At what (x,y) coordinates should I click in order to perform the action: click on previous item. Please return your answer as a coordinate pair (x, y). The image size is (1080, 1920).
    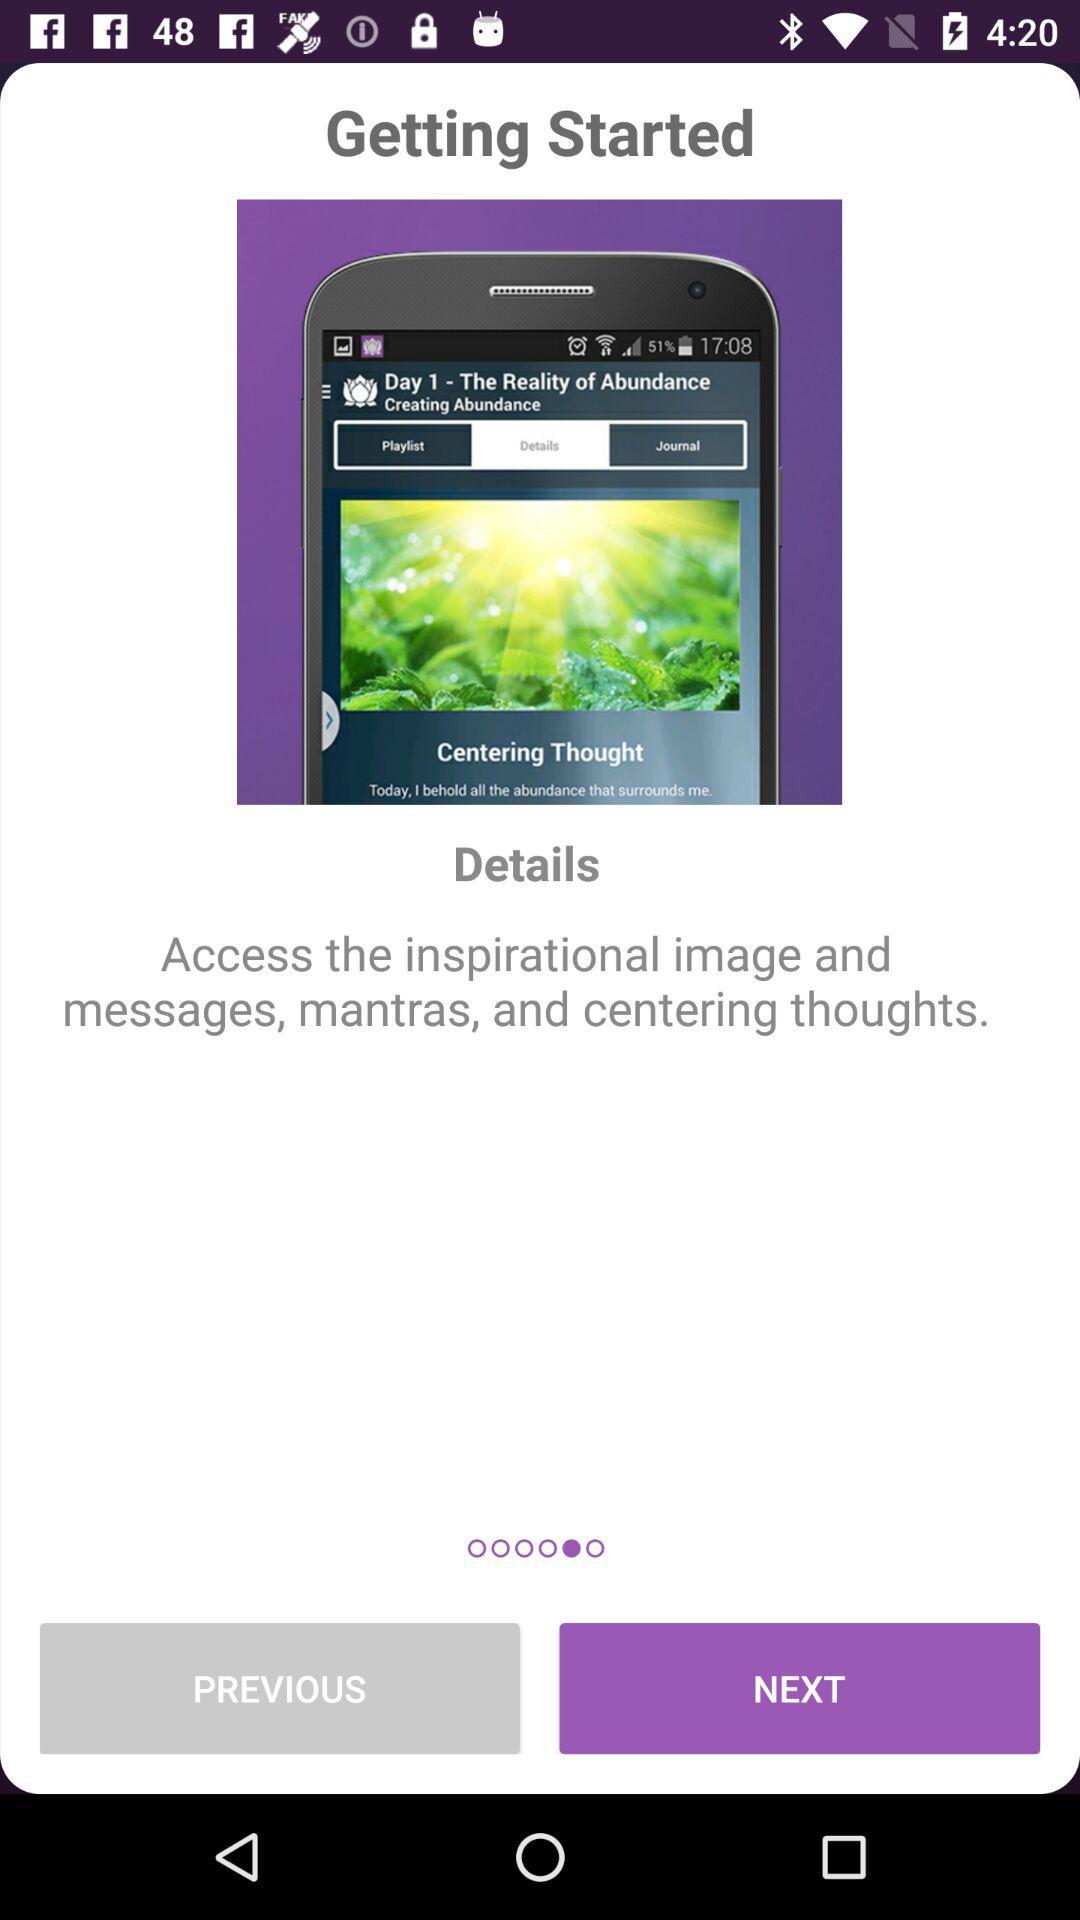
    Looking at the image, I should click on (279, 1687).